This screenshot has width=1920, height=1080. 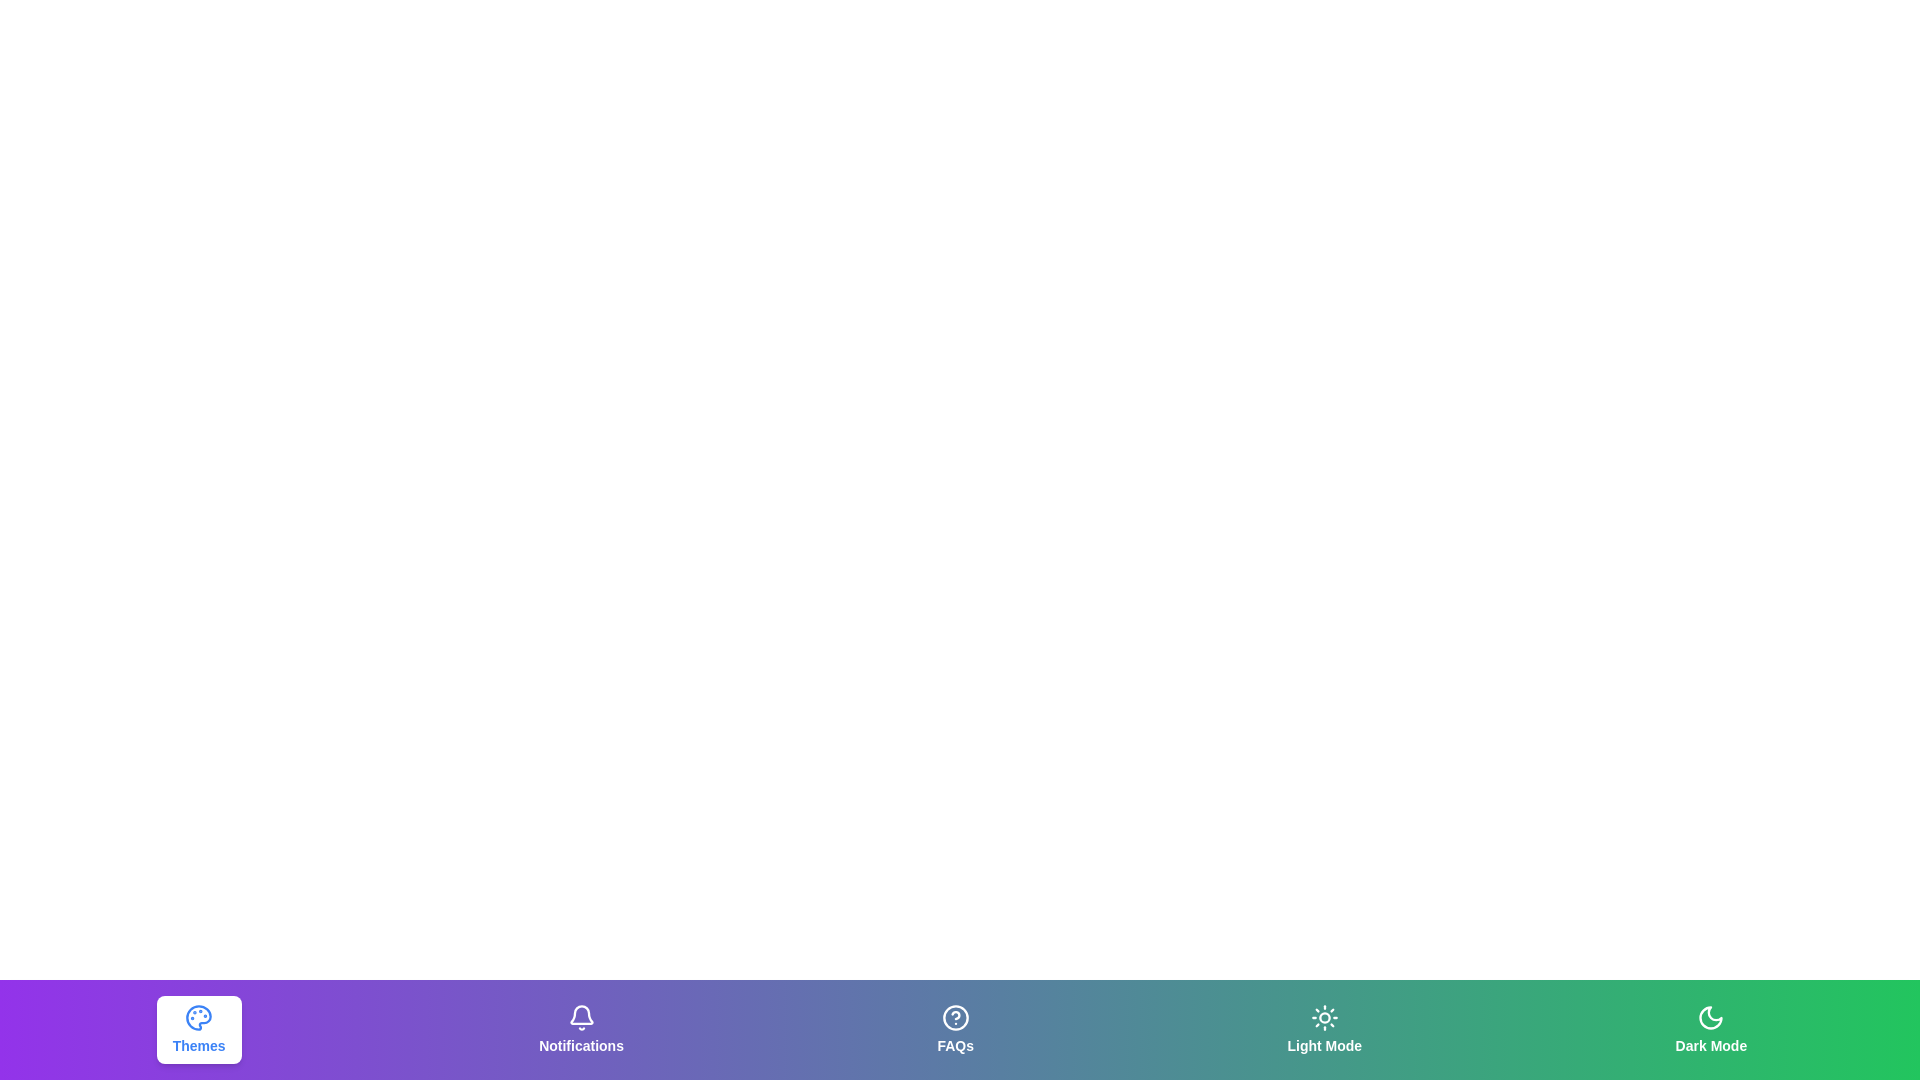 What do you see at coordinates (198, 1029) in the screenshot?
I see `the Themes tab to observe its hover effect` at bounding box center [198, 1029].